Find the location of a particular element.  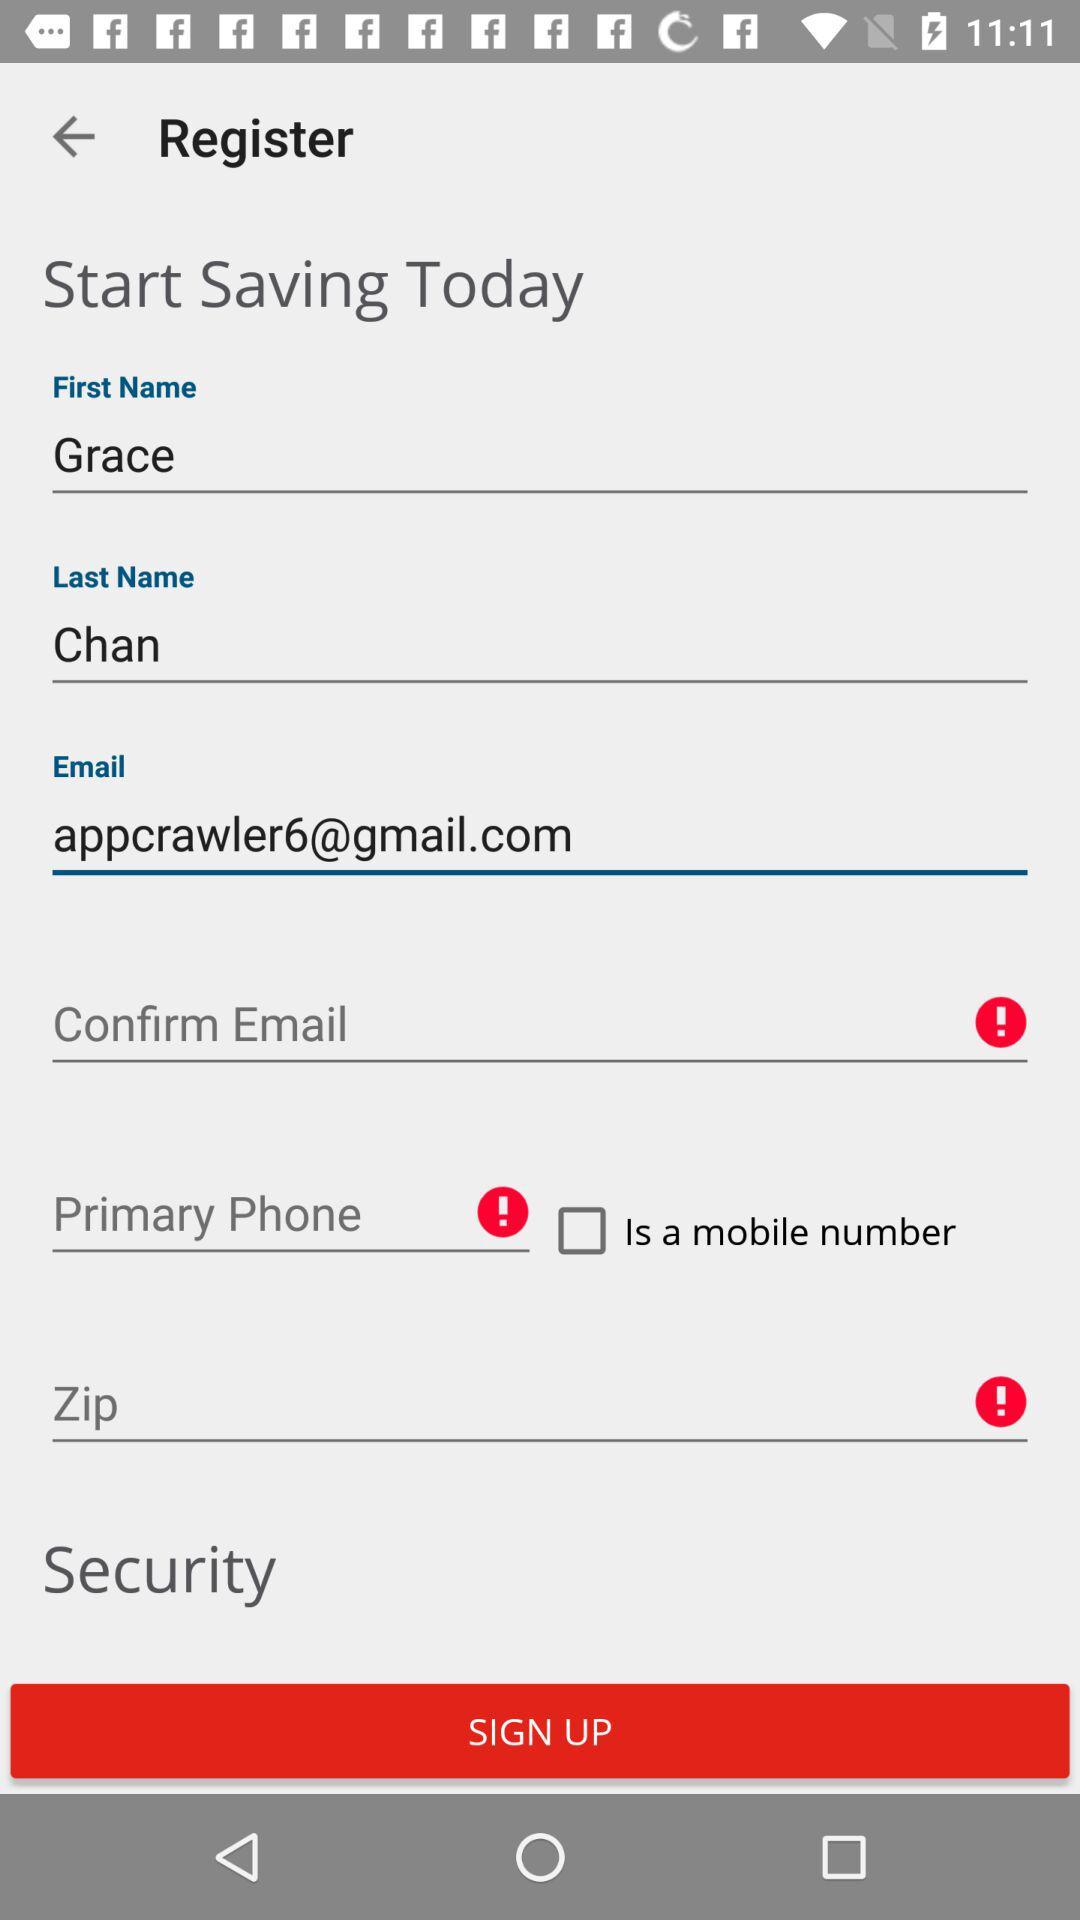

password page is located at coordinates (540, 1023).